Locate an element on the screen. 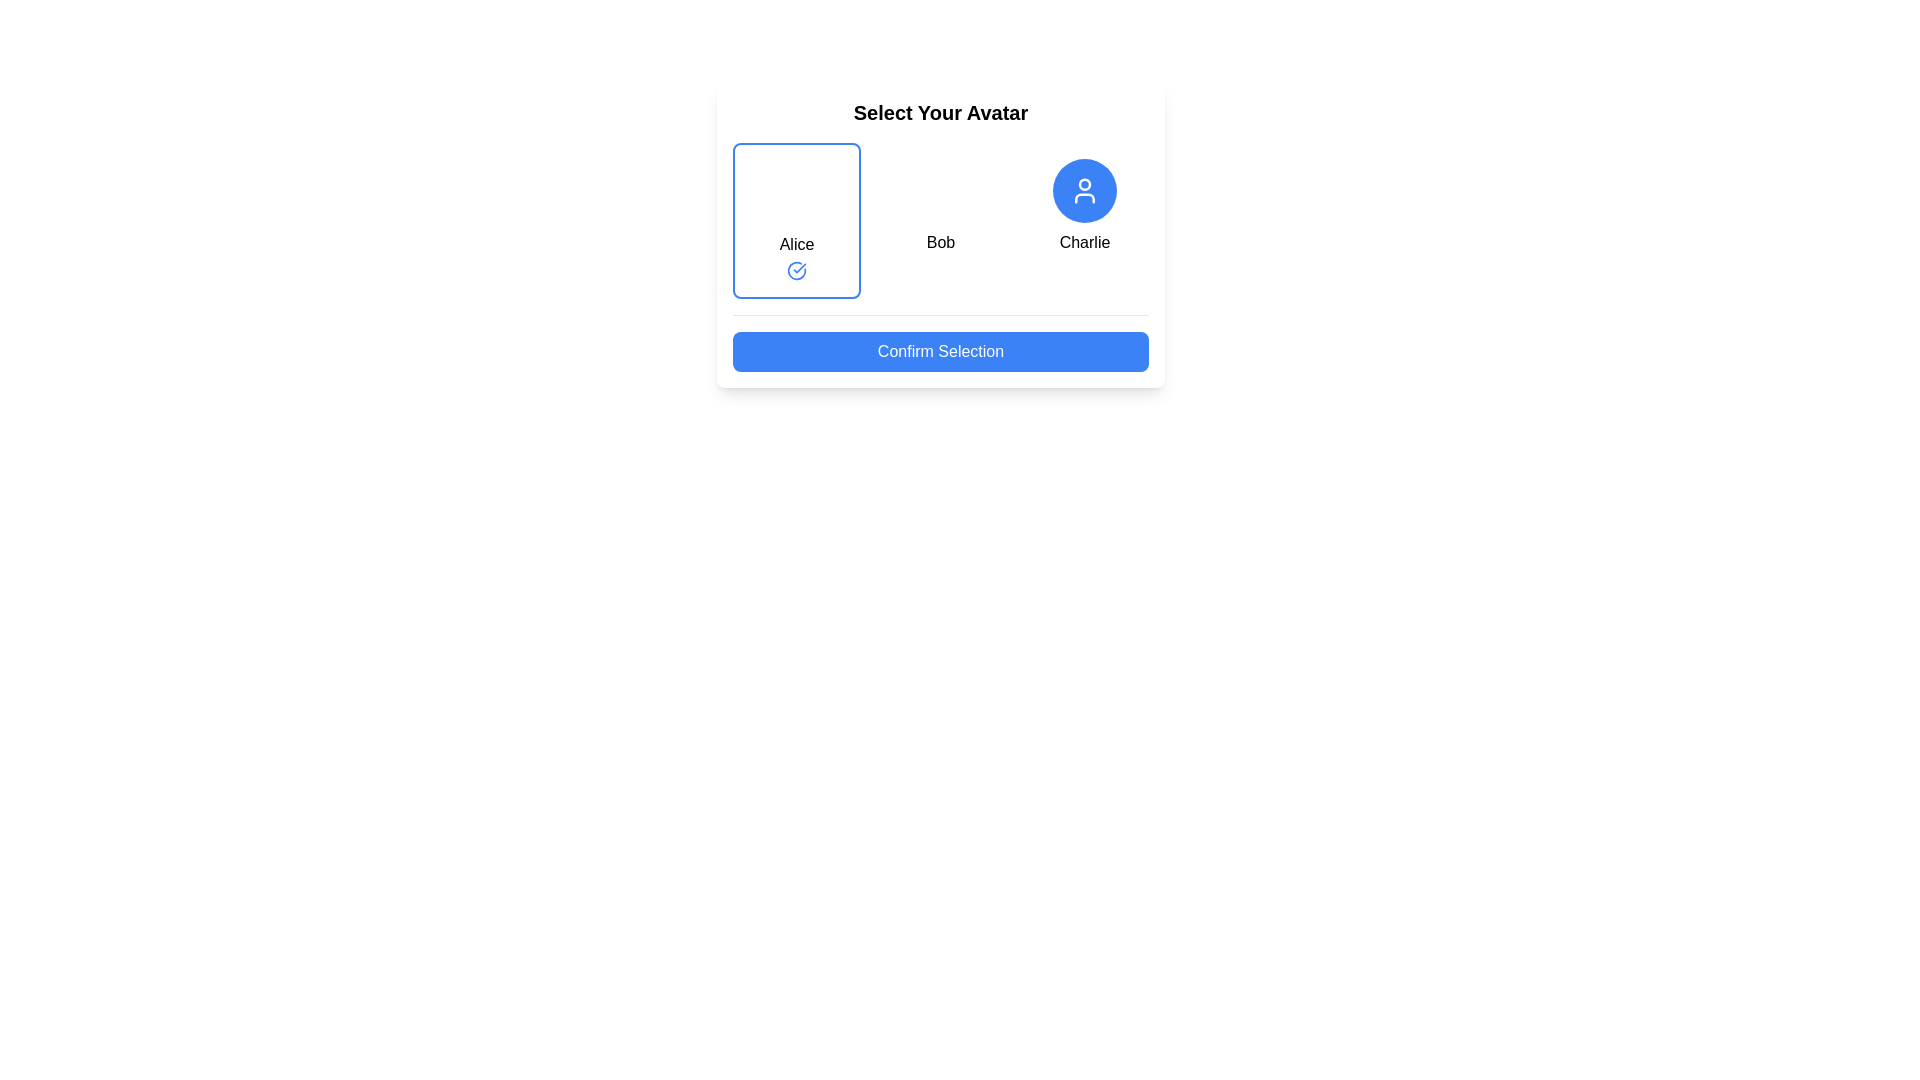 The image size is (1920, 1080). the text label for the middle selectable avatar 'Bob', which is located below the heading 'Select Your Avatar' and positioned between the avatars 'Alice' and 'Charlie' is located at coordinates (939, 234).